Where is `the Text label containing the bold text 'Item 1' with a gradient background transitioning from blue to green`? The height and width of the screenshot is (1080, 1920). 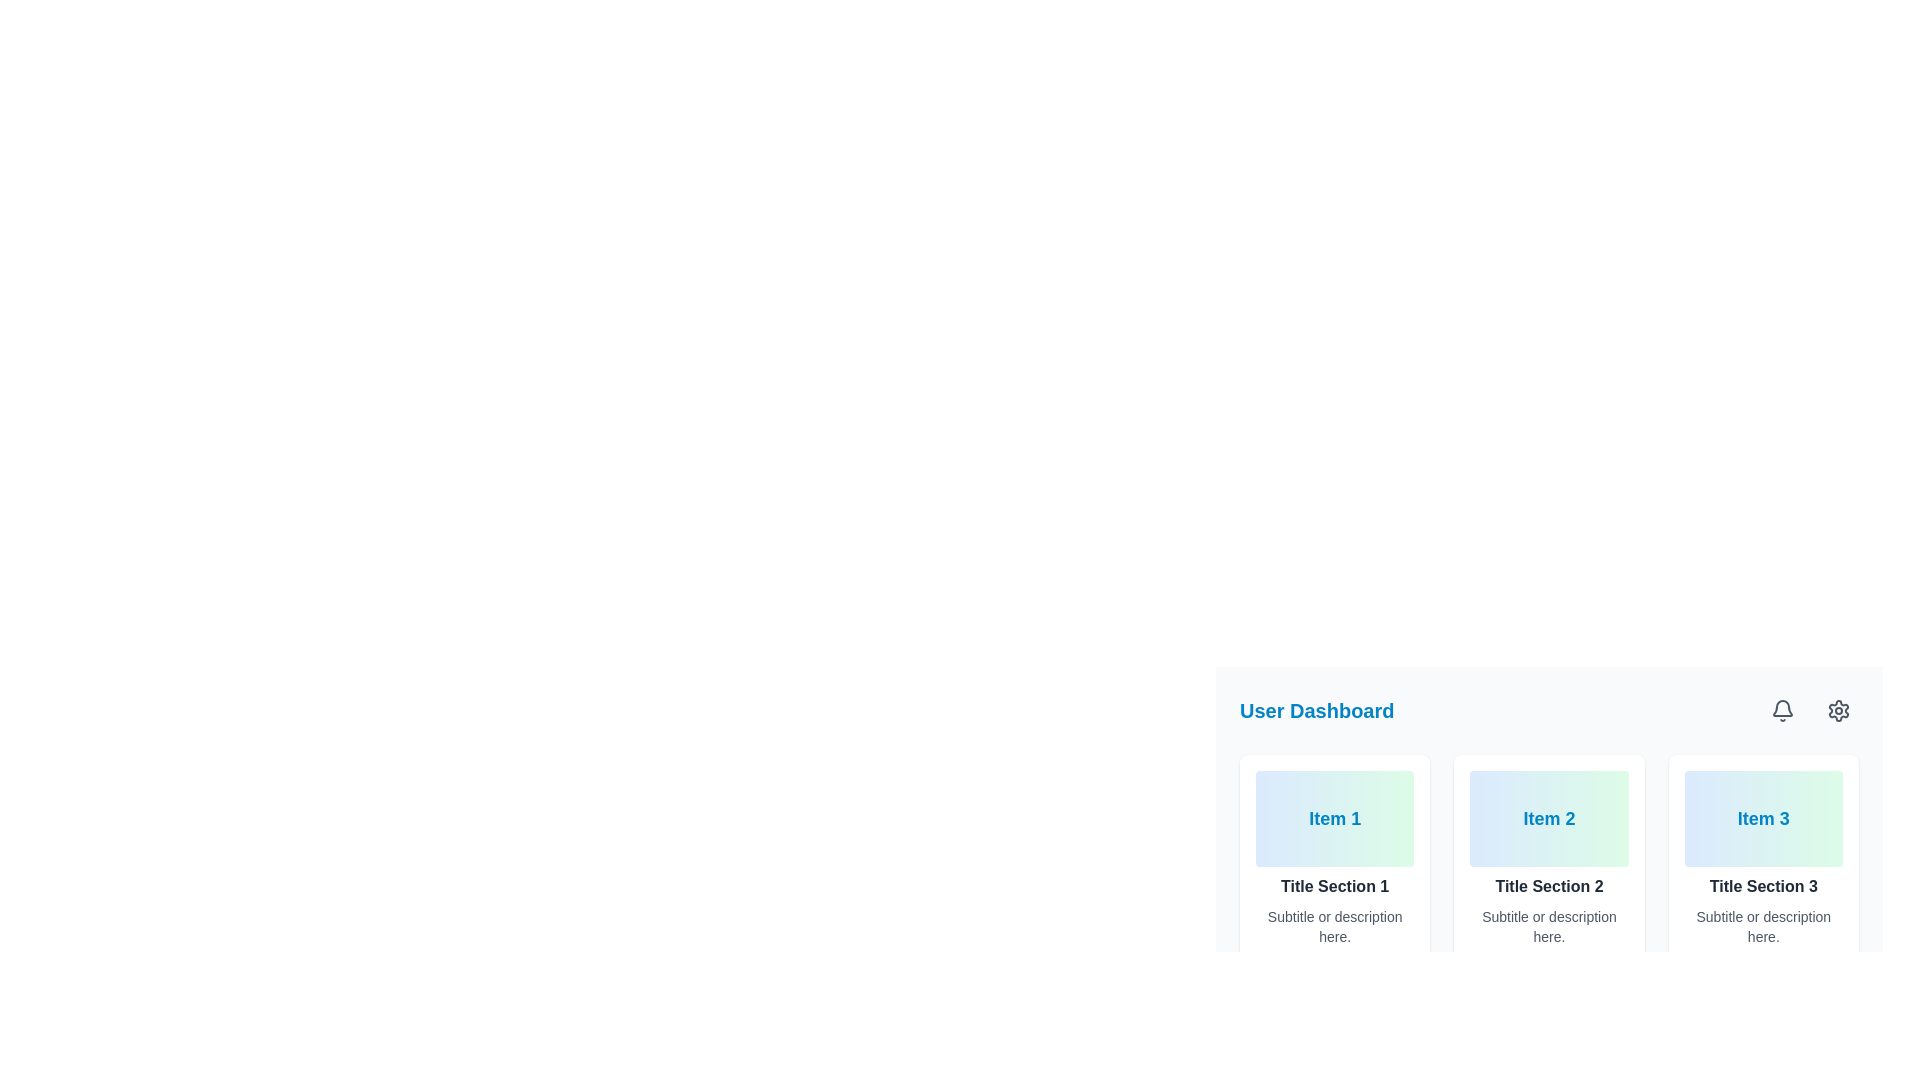 the Text label containing the bold text 'Item 1' with a gradient background transitioning from blue to green is located at coordinates (1335, 818).